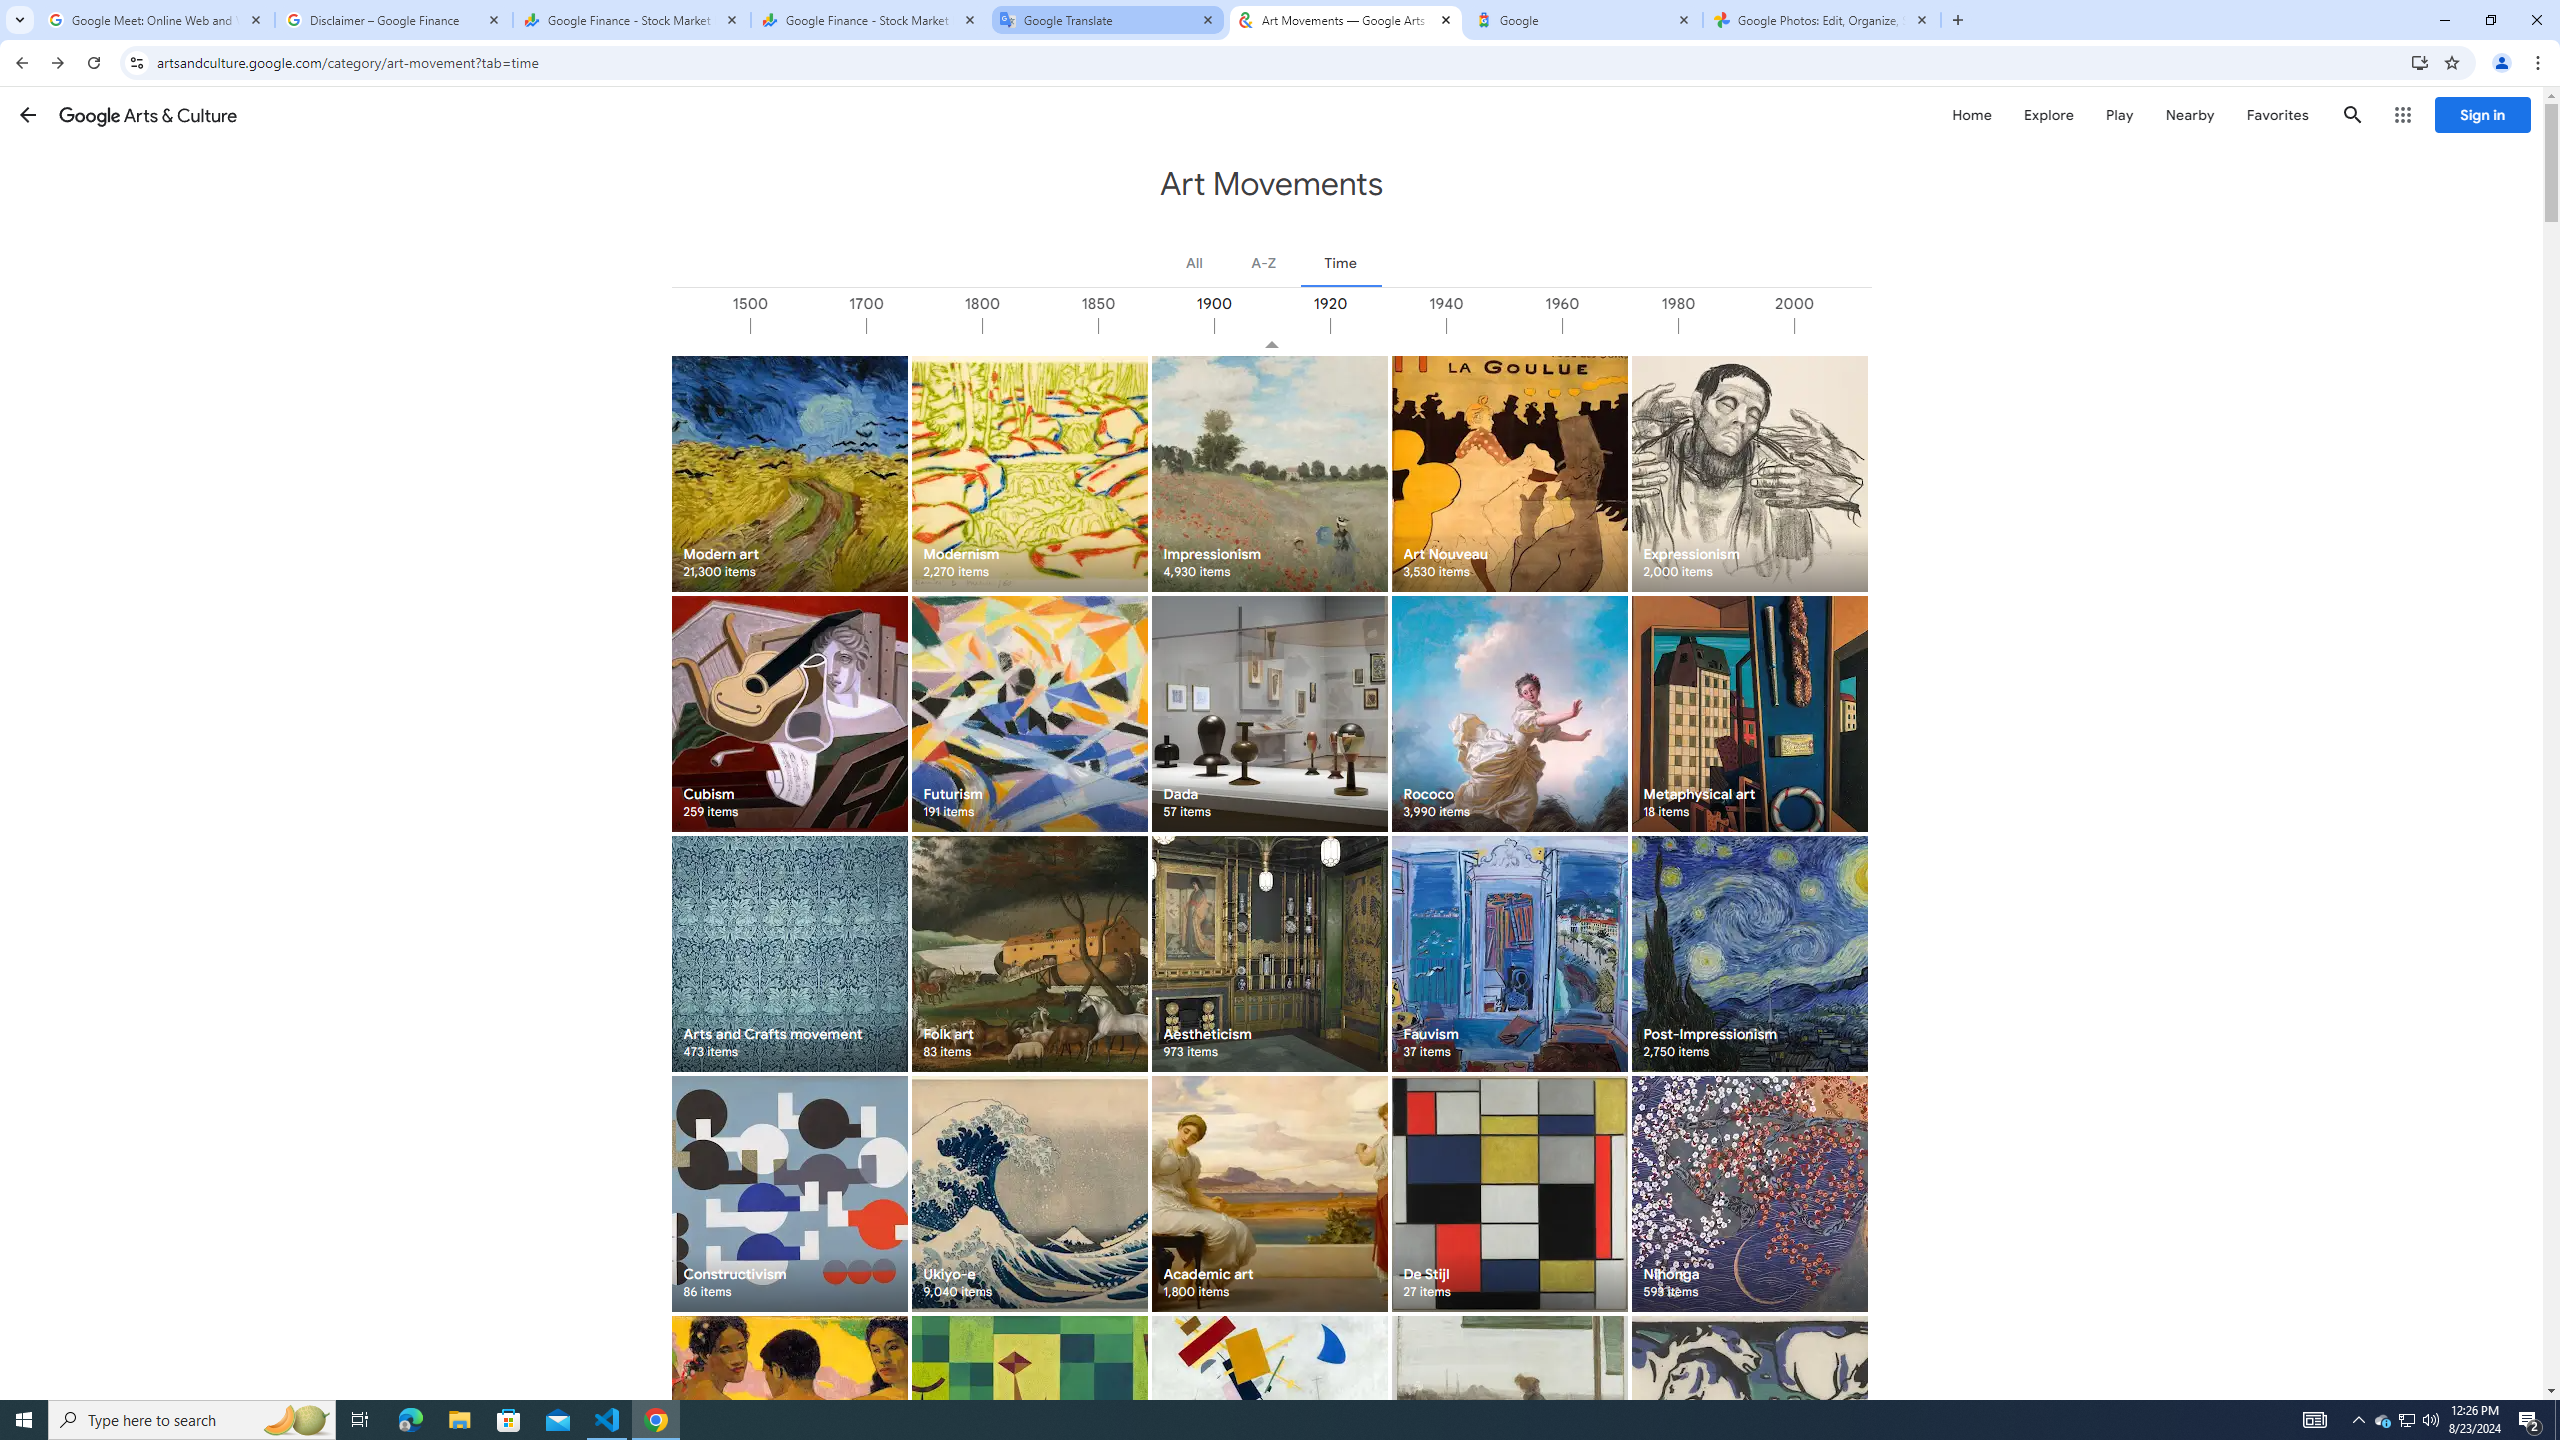  What do you see at coordinates (2420, 61) in the screenshot?
I see `'Install Google Arts & Culture'` at bounding box center [2420, 61].